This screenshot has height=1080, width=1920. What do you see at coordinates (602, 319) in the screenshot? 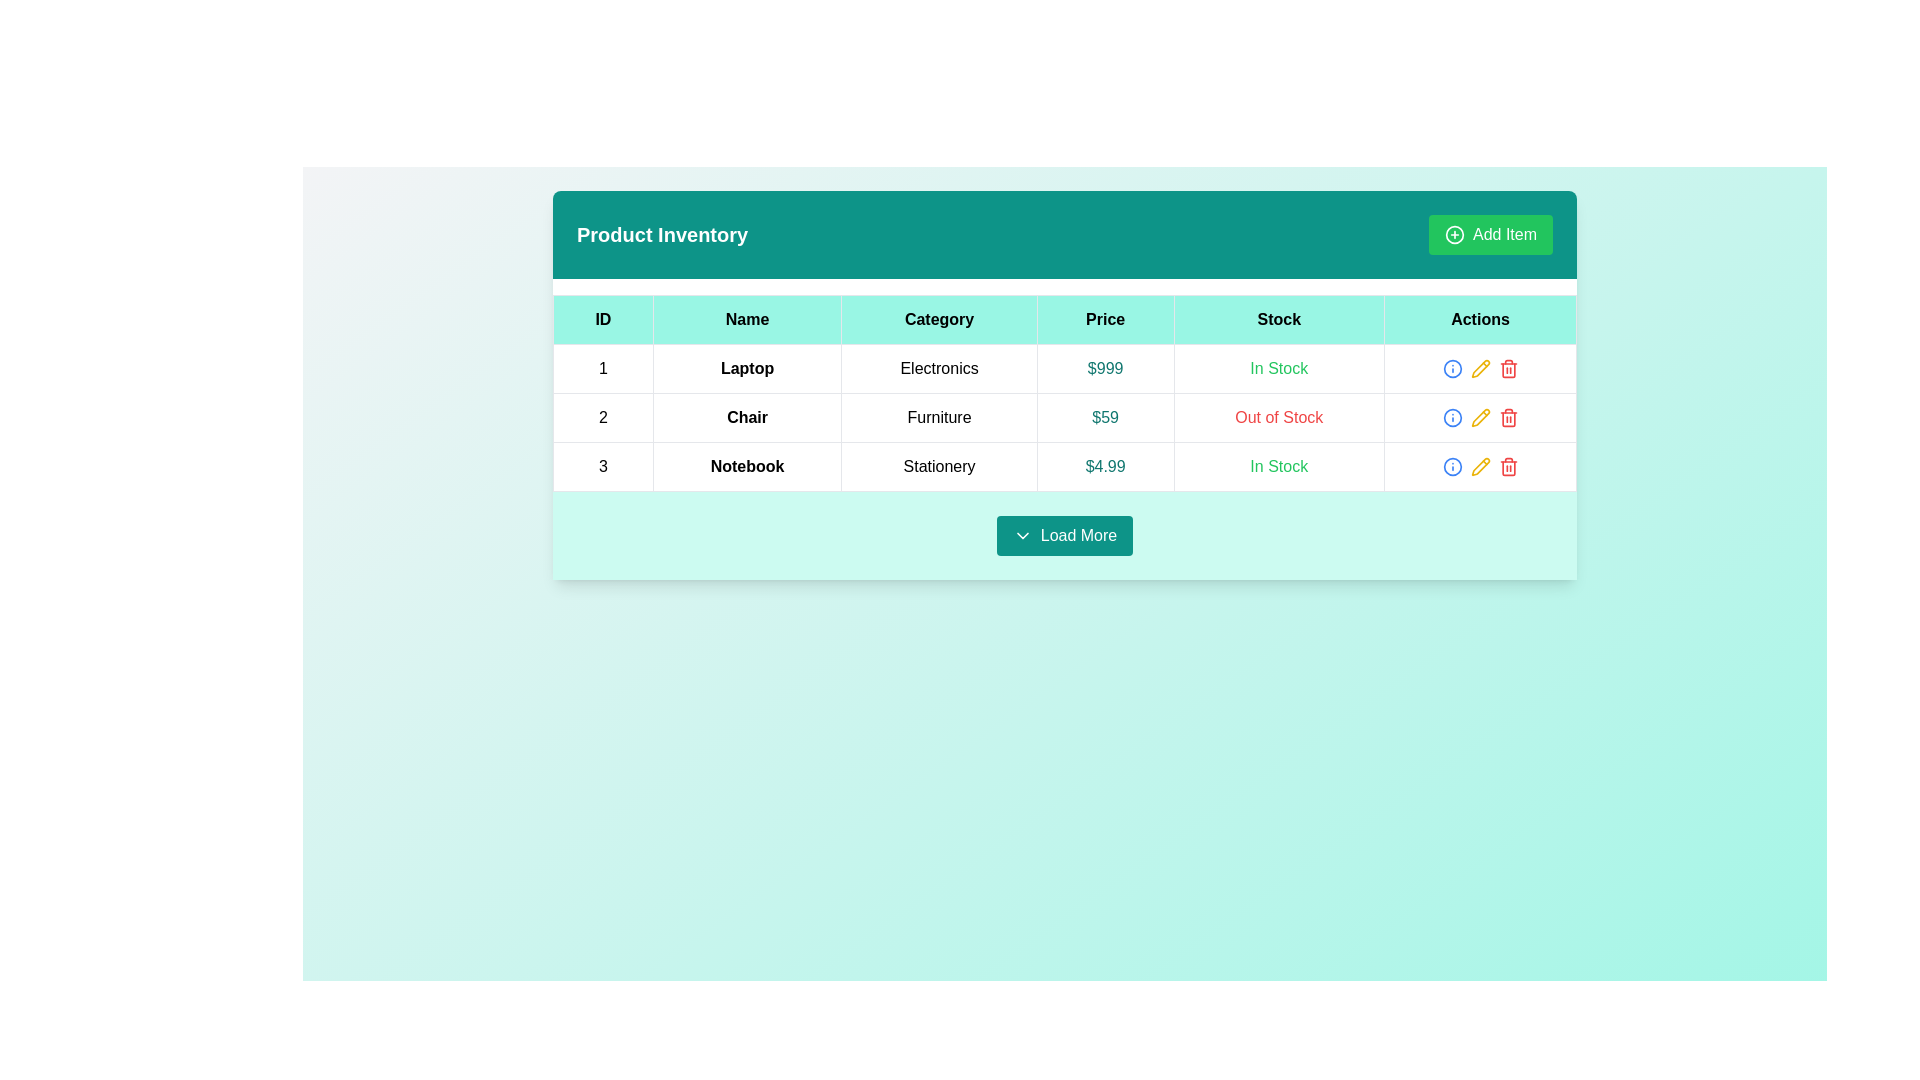
I see `text of the Table Header Cell for the 'ID' column, located at the top-left of the table structure` at bounding box center [602, 319].